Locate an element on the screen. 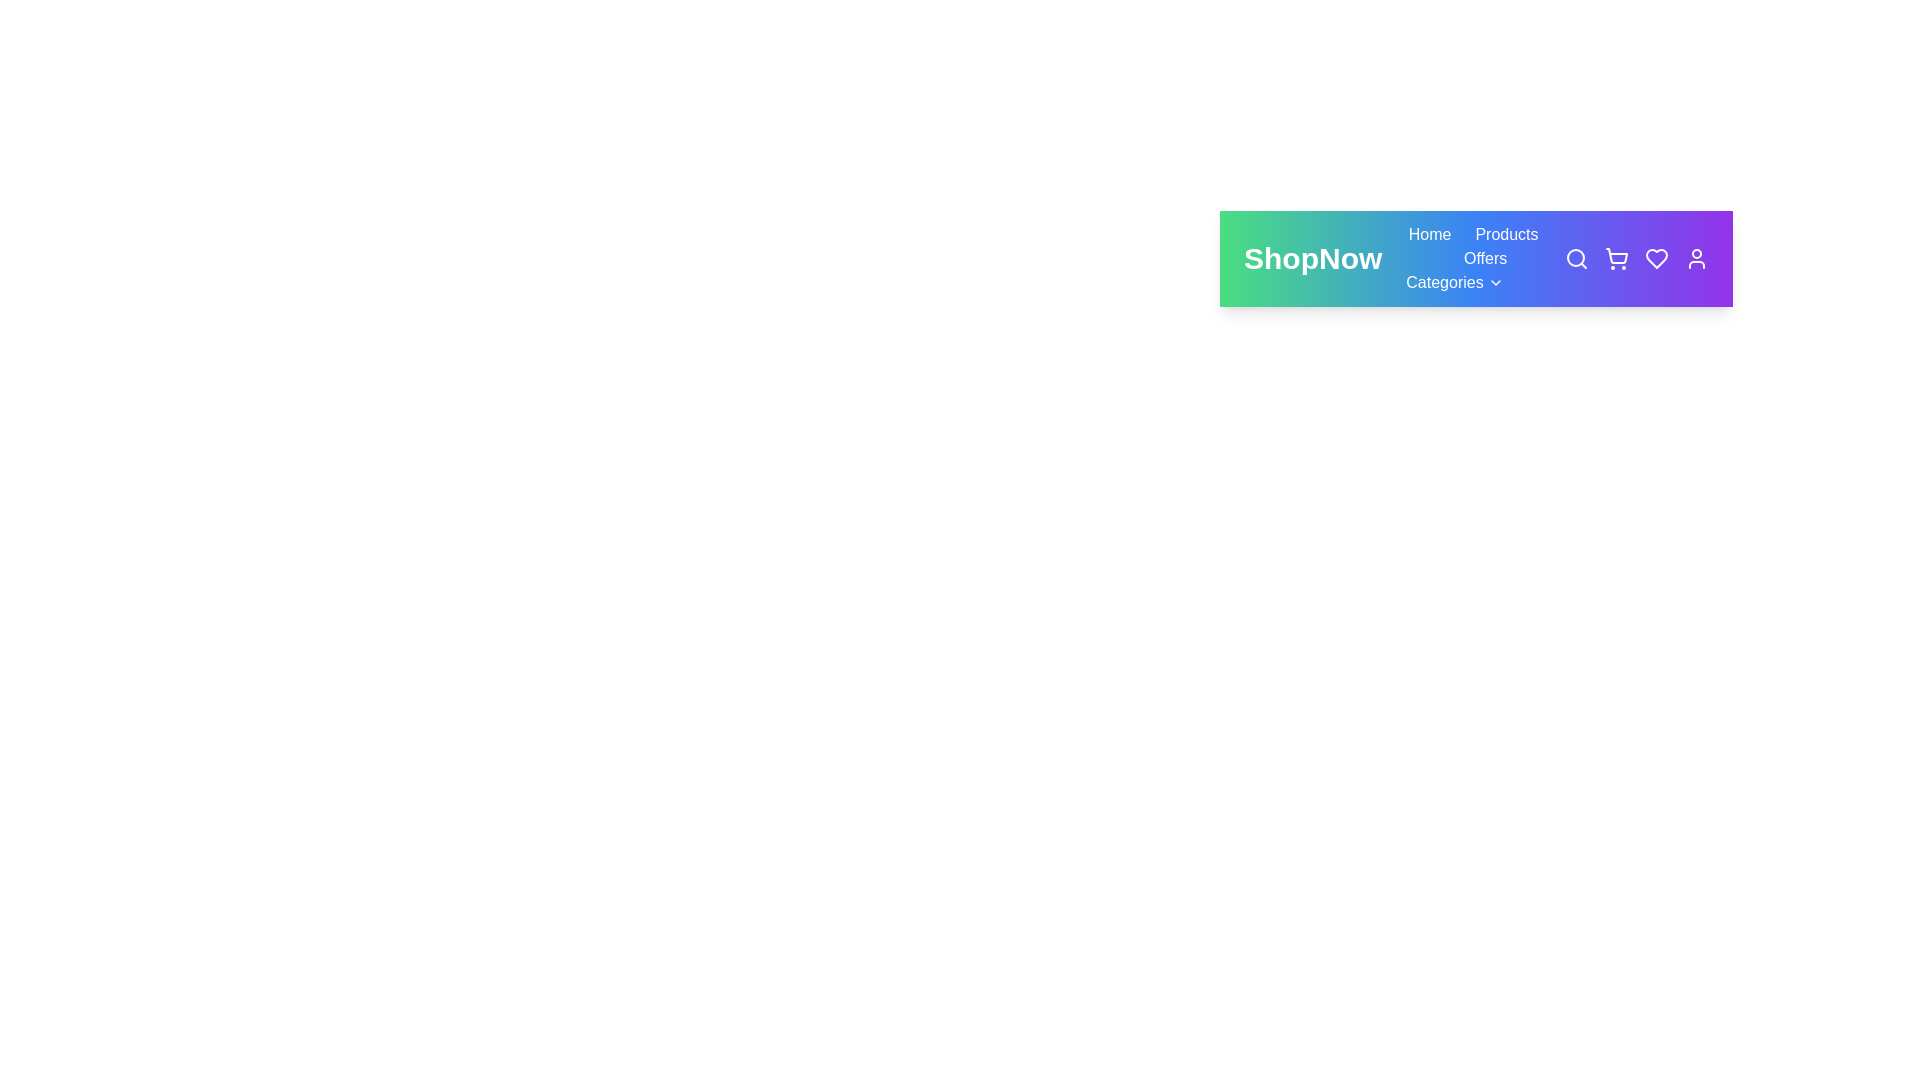 The height and width of the screenshot is (1080, 1920). the Categories navigation button to navigate to the respective section is located at coordinates (1454, 282).